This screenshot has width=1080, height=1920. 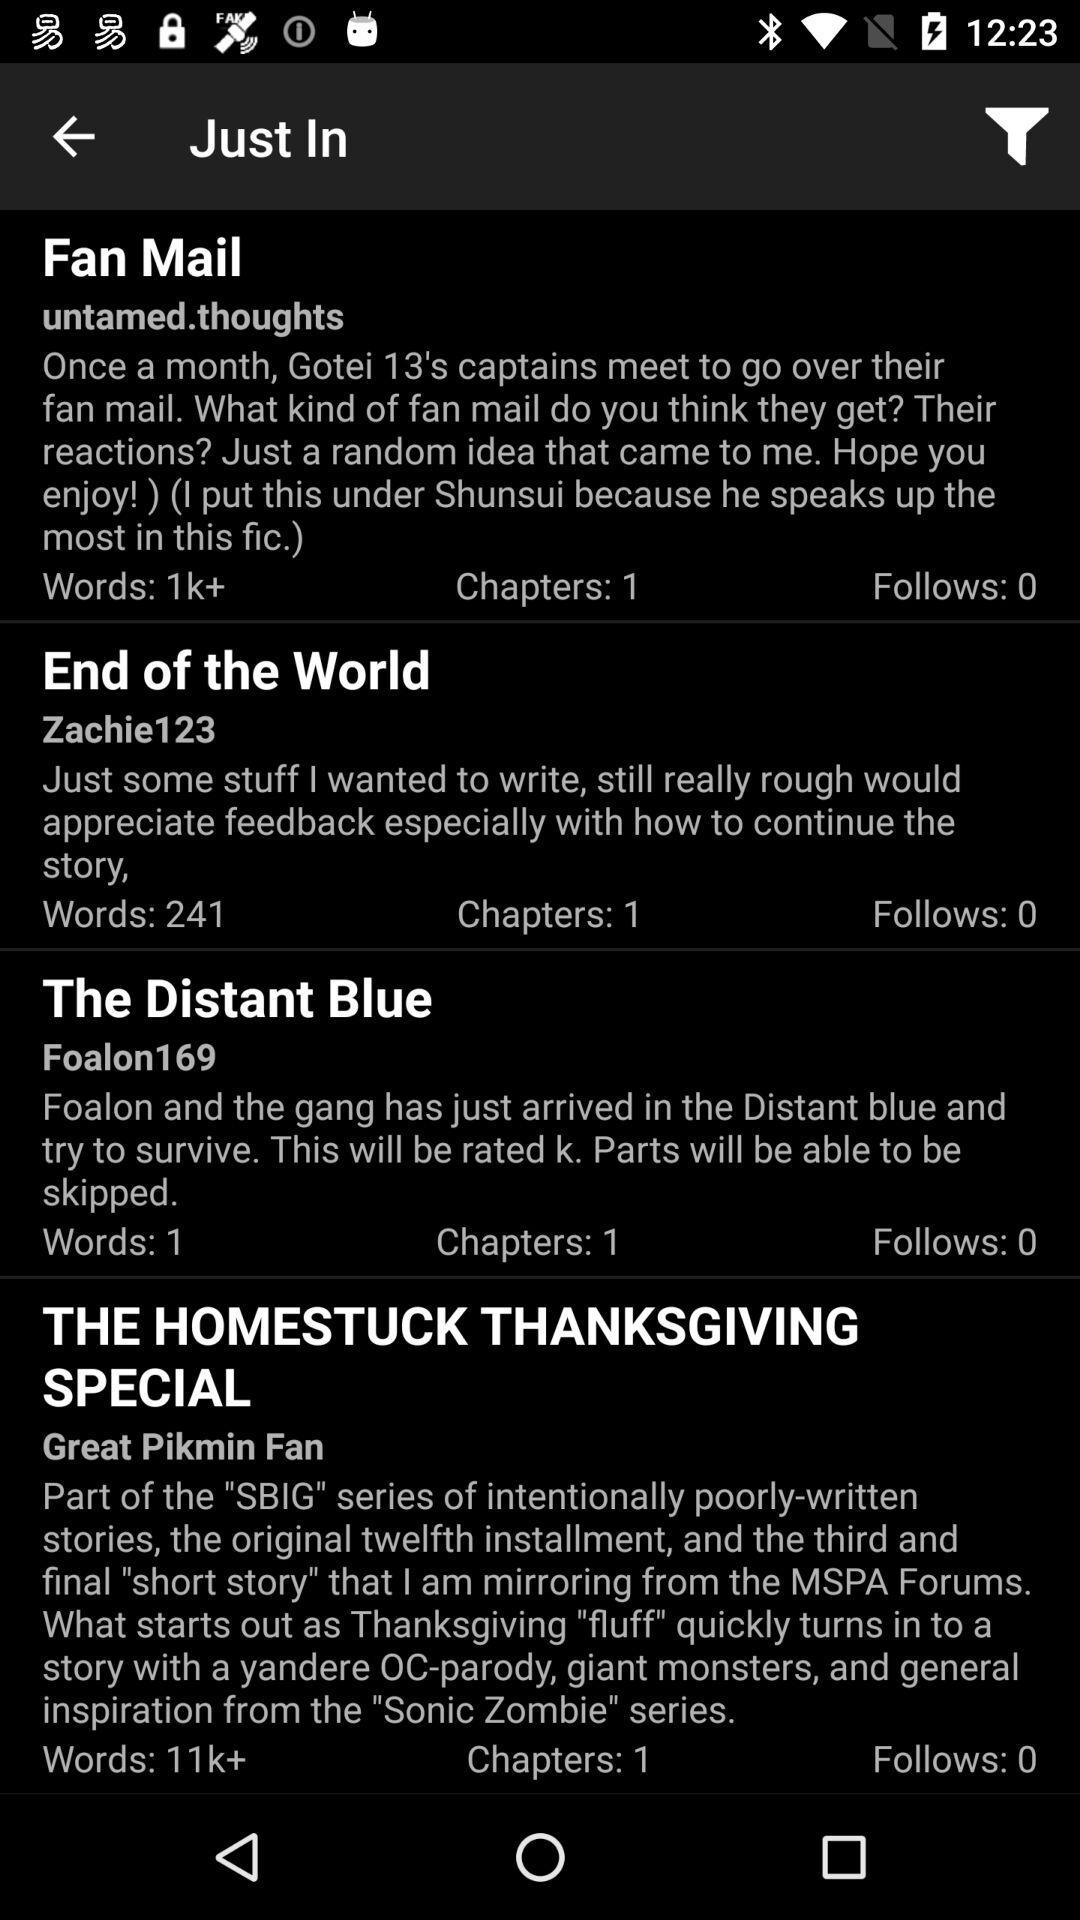 What do you see at coordinates (129, 1055) in the screenshot?
I see `the foalon169` at bounding box center [129, 1055].